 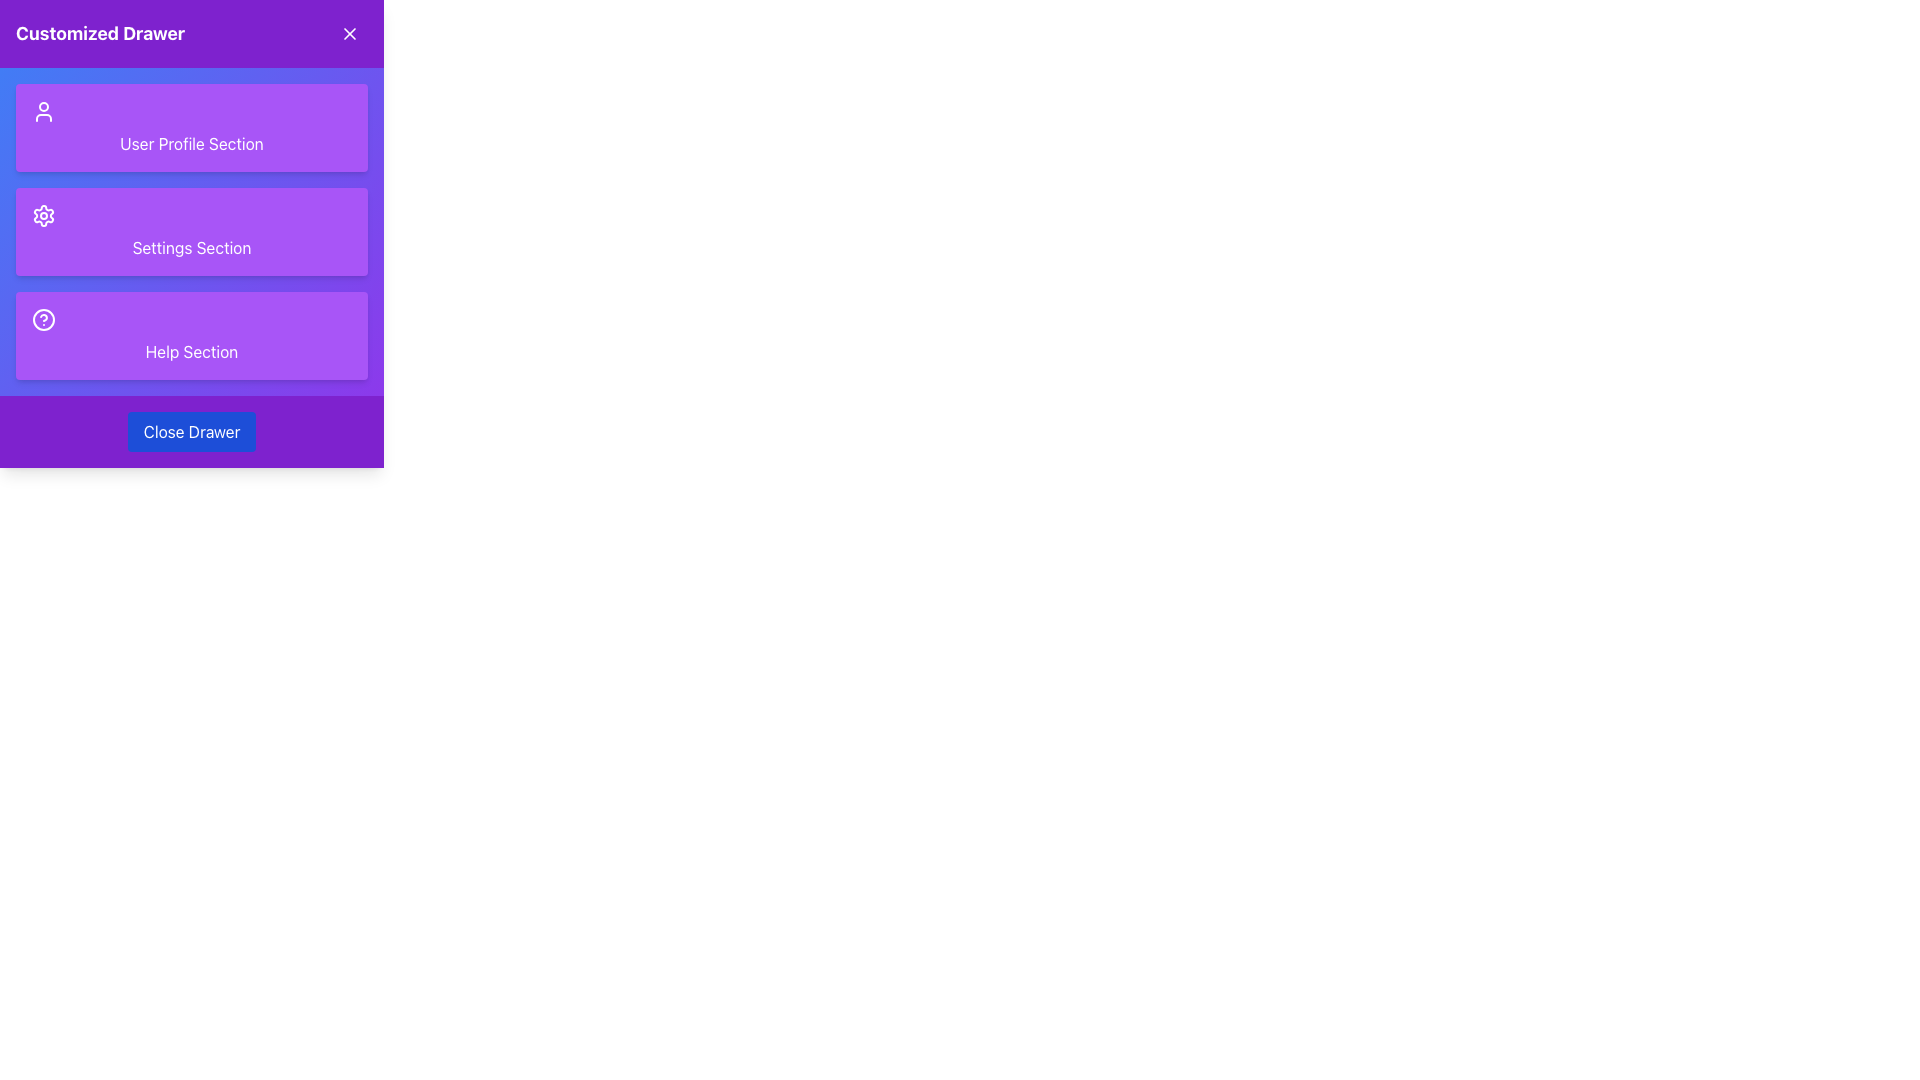 What do you see at coordinates (350, 34) in the screenshot?
I see `the close icon located at the top-right corner of the interface` at bounding box center [350, 34].